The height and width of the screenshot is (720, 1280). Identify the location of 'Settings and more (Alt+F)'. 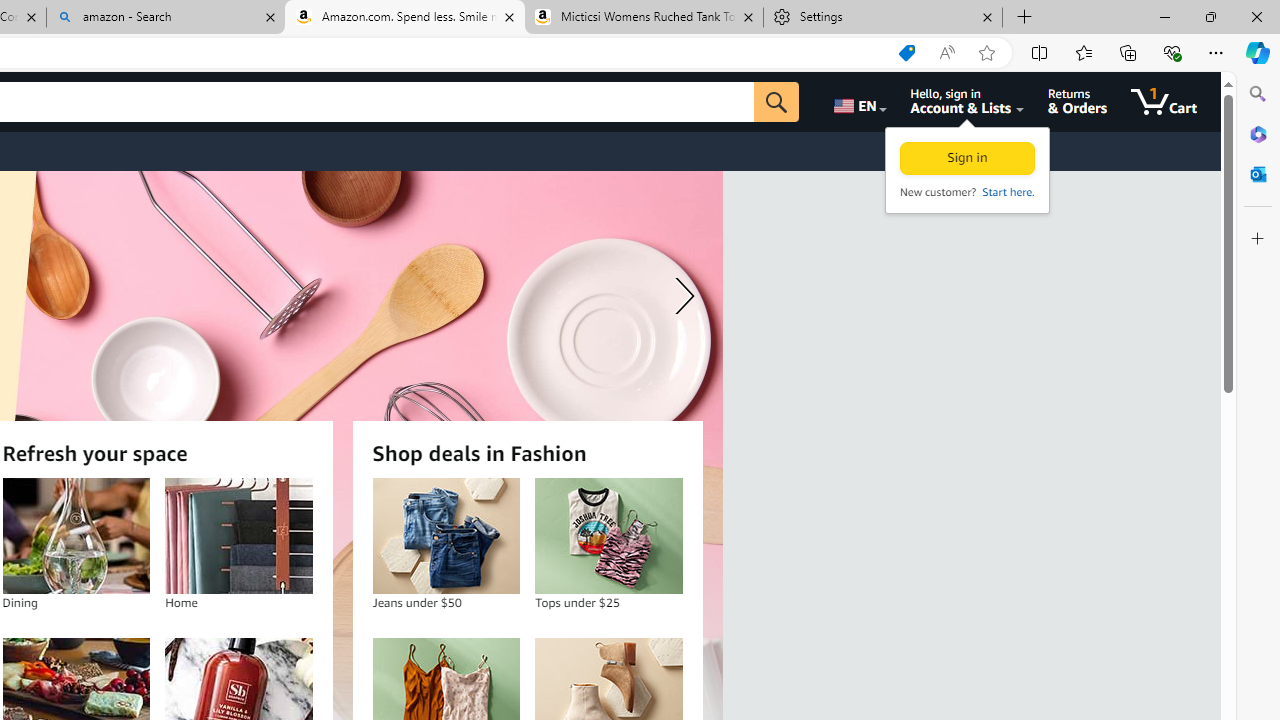
(1215, 51).